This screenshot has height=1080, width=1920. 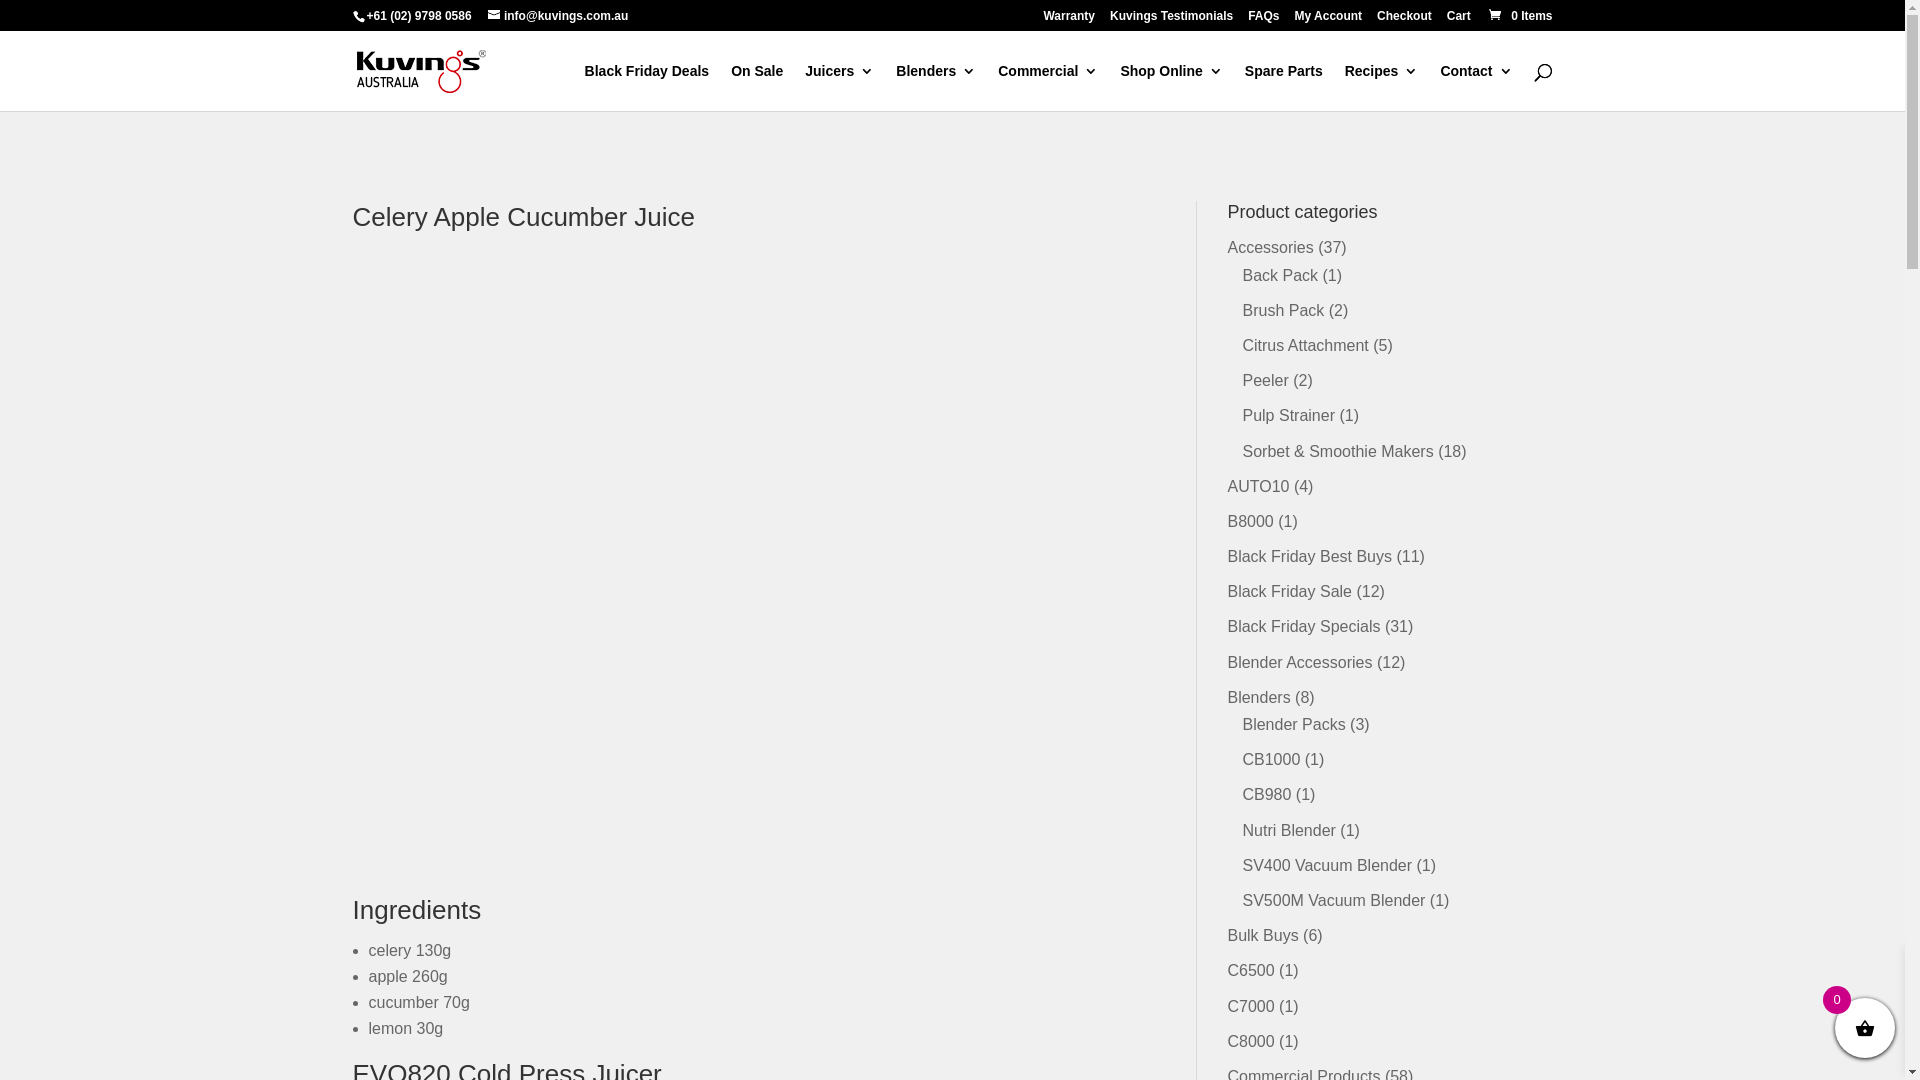 I want to click on 'Recipes', so click(x=1381, y=86).